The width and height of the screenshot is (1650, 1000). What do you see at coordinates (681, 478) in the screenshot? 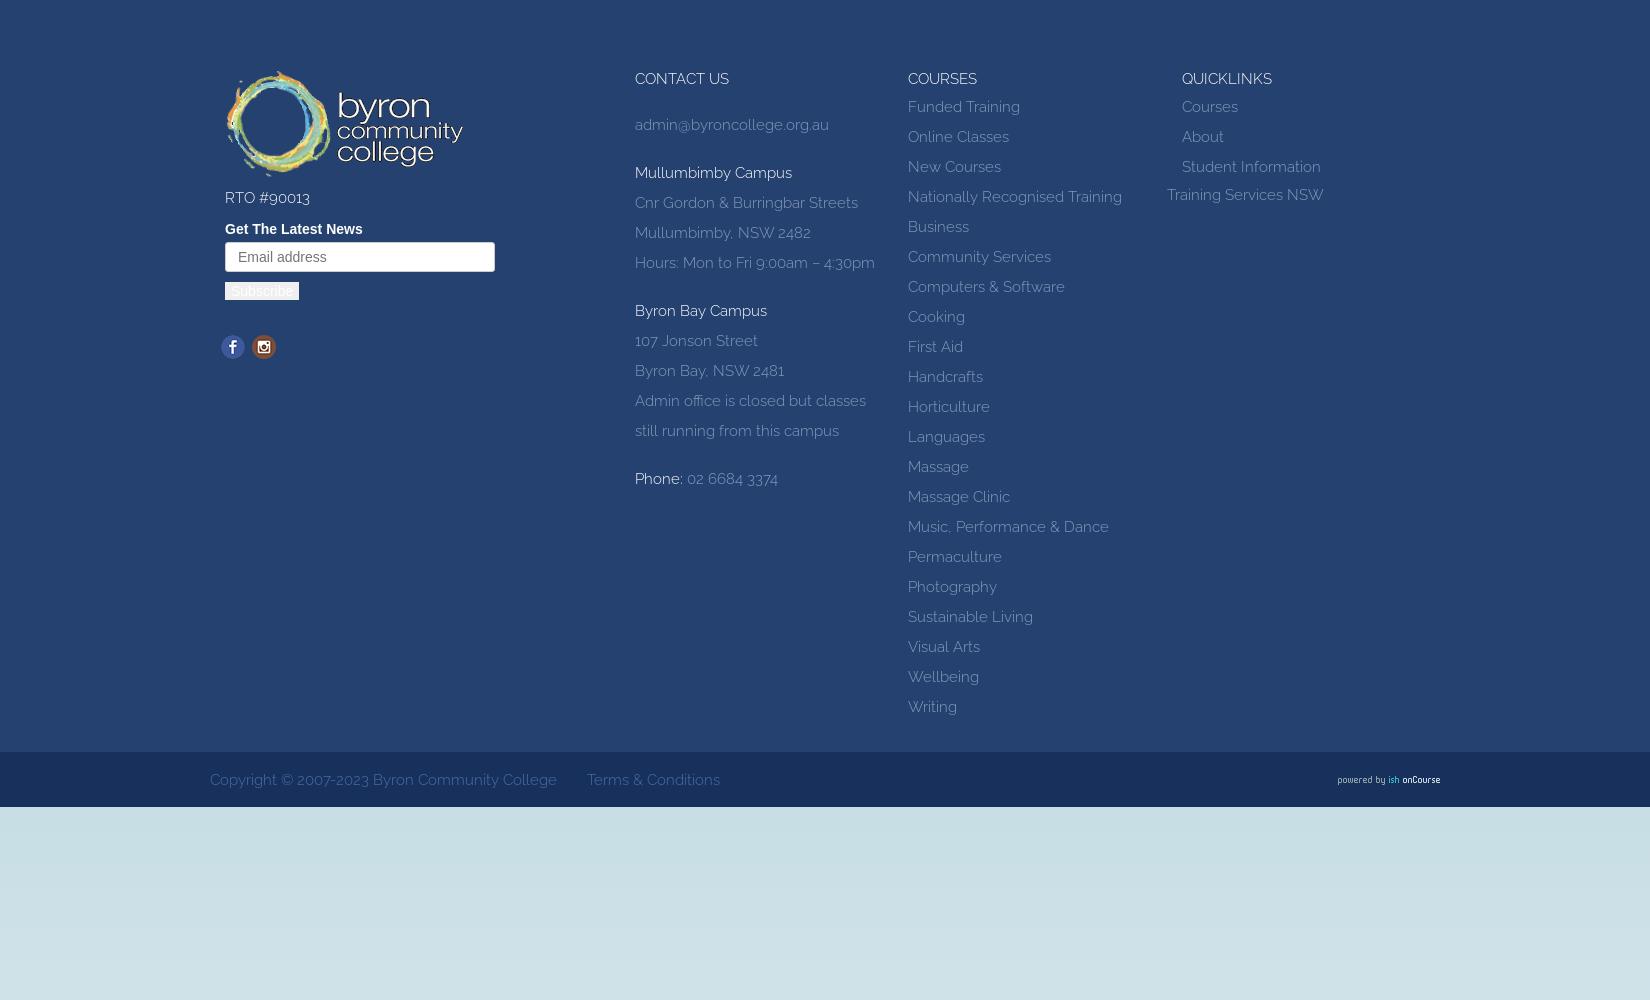
I see `'02 6684 3374'` at bounding box center [681, 478].